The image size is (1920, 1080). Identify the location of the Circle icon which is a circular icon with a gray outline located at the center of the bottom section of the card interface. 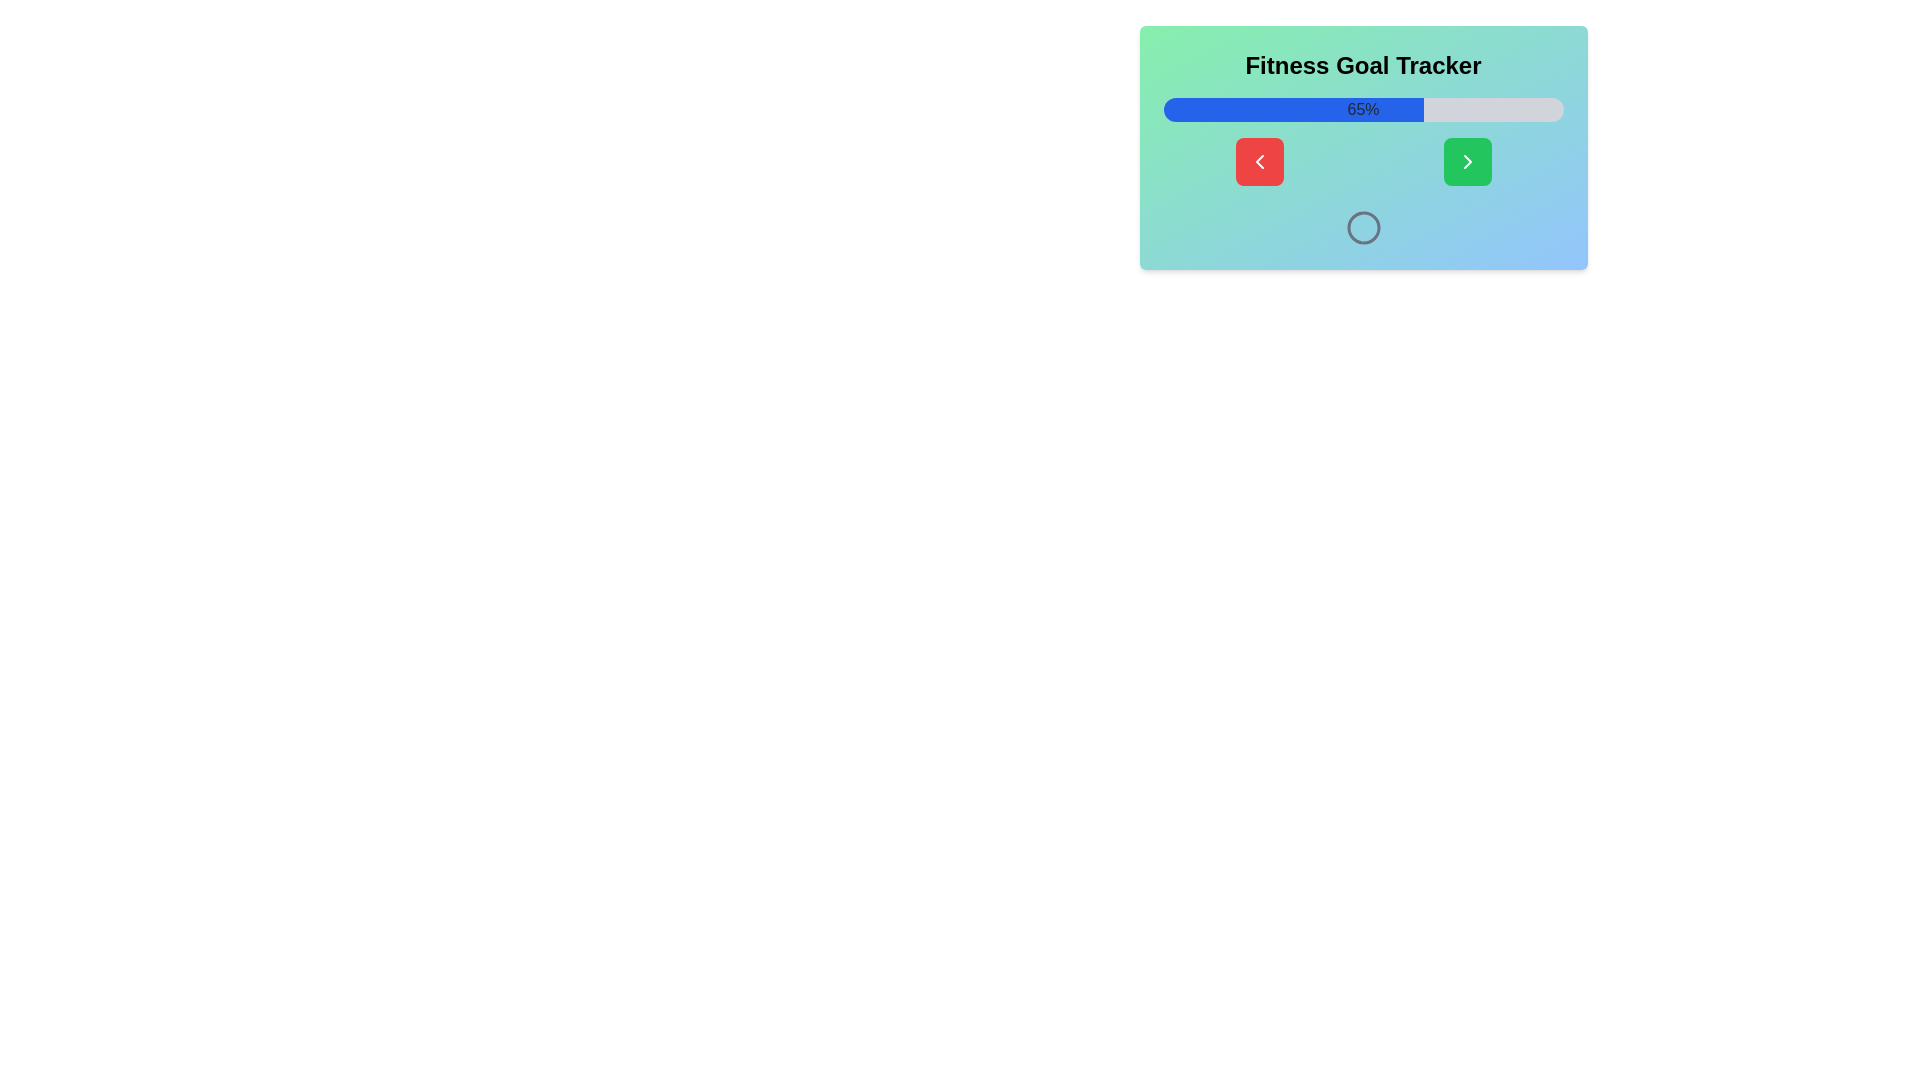
(1362, 226).